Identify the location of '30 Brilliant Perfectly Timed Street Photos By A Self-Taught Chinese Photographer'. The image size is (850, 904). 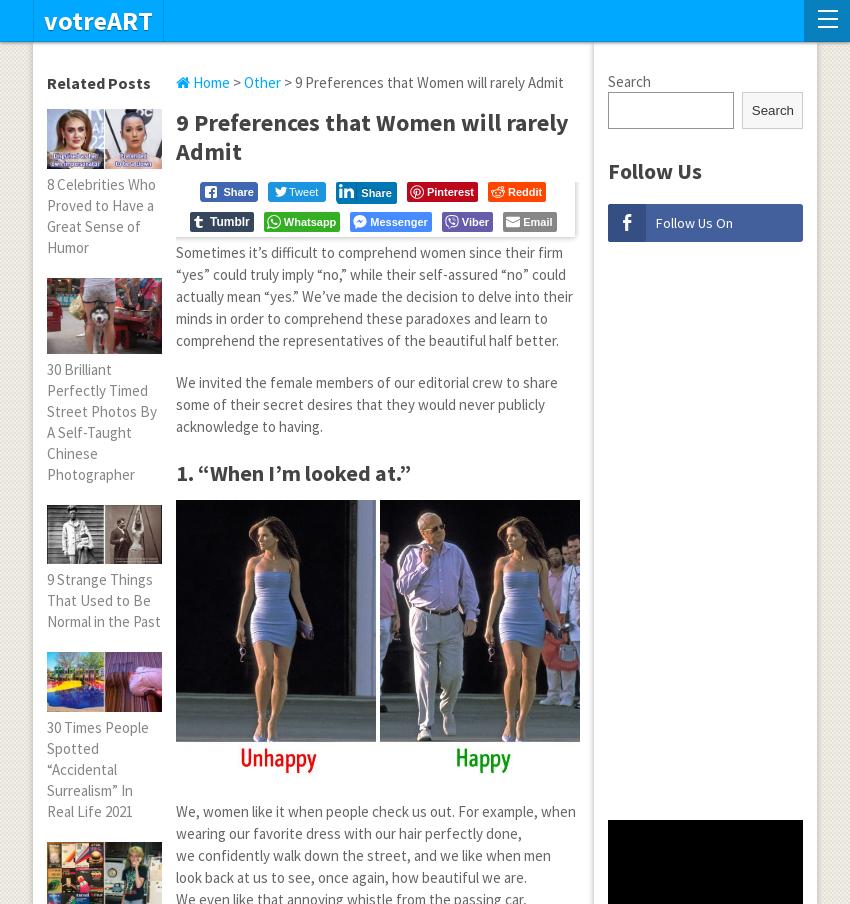
(101, 420).